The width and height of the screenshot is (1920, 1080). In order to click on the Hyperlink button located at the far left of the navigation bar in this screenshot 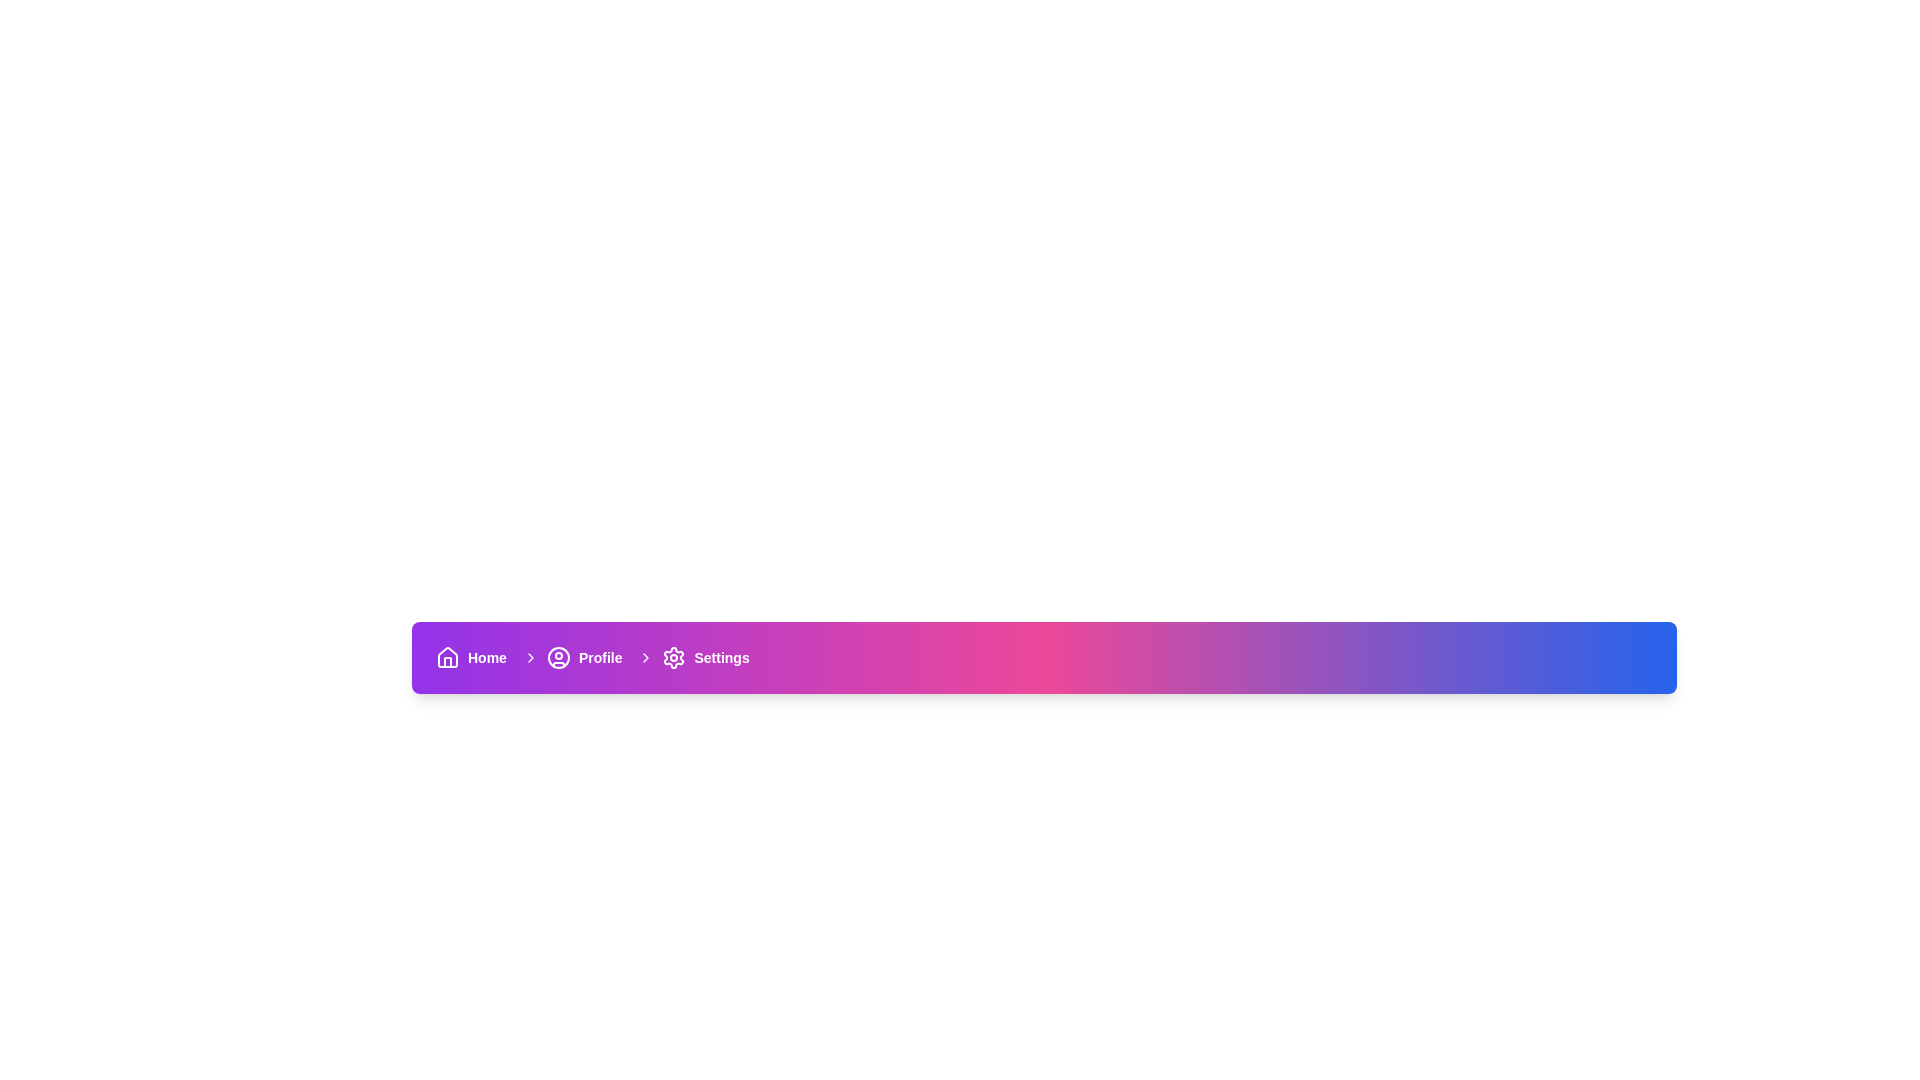, I will do `click(470, 658)`.